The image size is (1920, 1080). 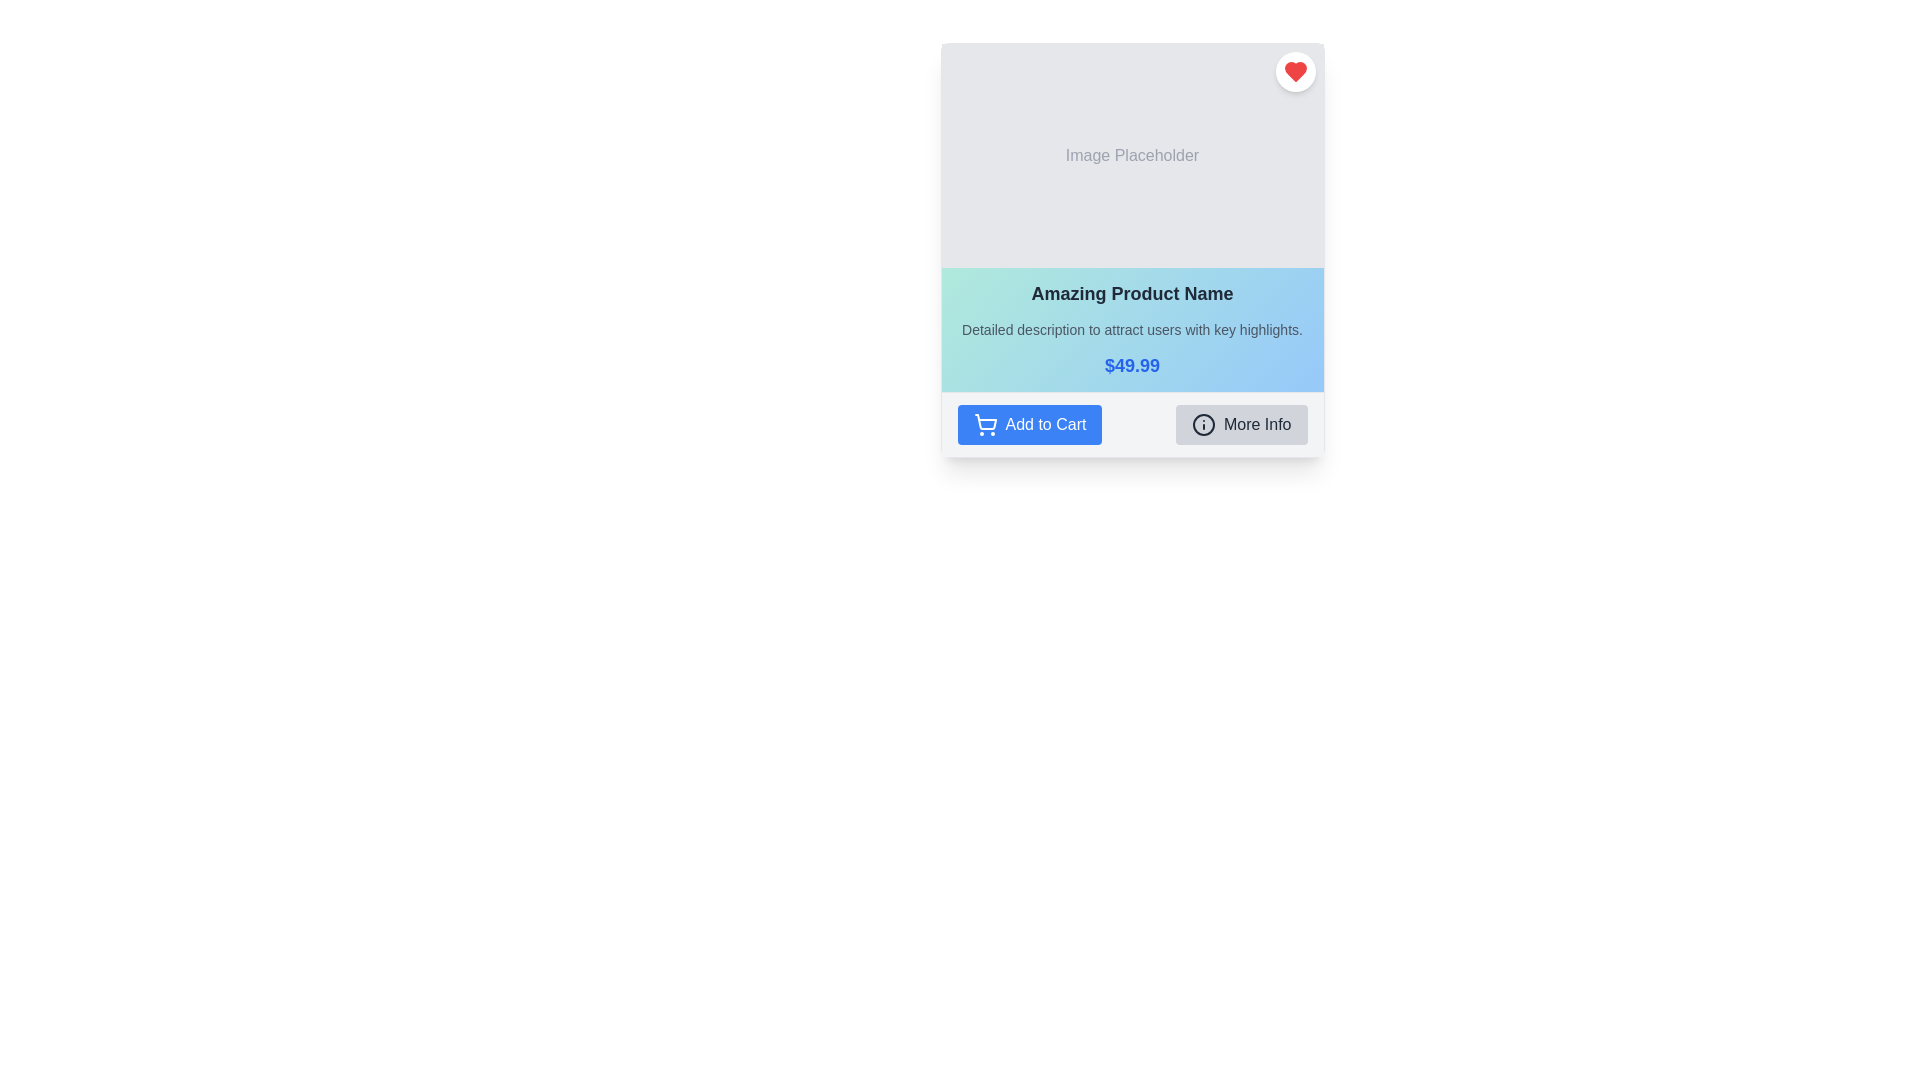 I want to click on the red heart-shaped icon, so click(x=1295, y=71).